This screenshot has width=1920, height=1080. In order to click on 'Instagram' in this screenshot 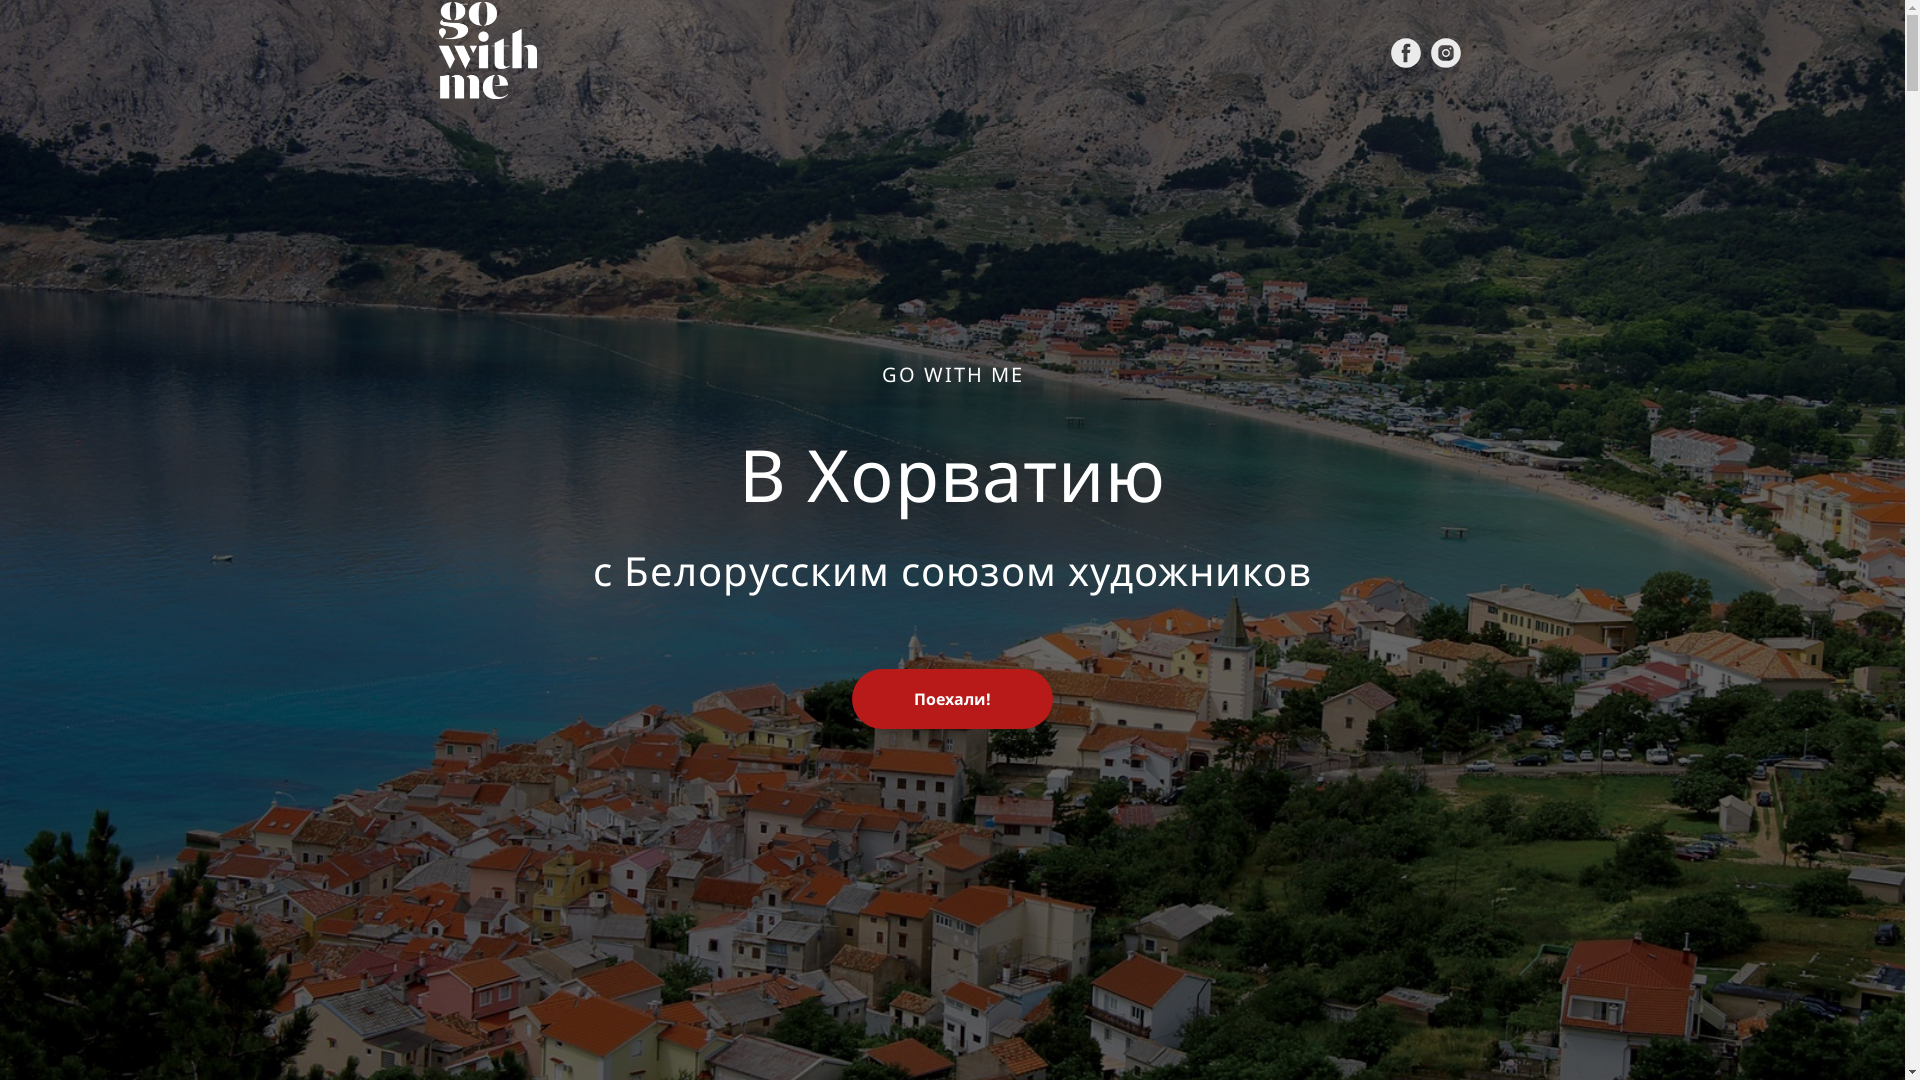, I will do `click(1445, 52)`.